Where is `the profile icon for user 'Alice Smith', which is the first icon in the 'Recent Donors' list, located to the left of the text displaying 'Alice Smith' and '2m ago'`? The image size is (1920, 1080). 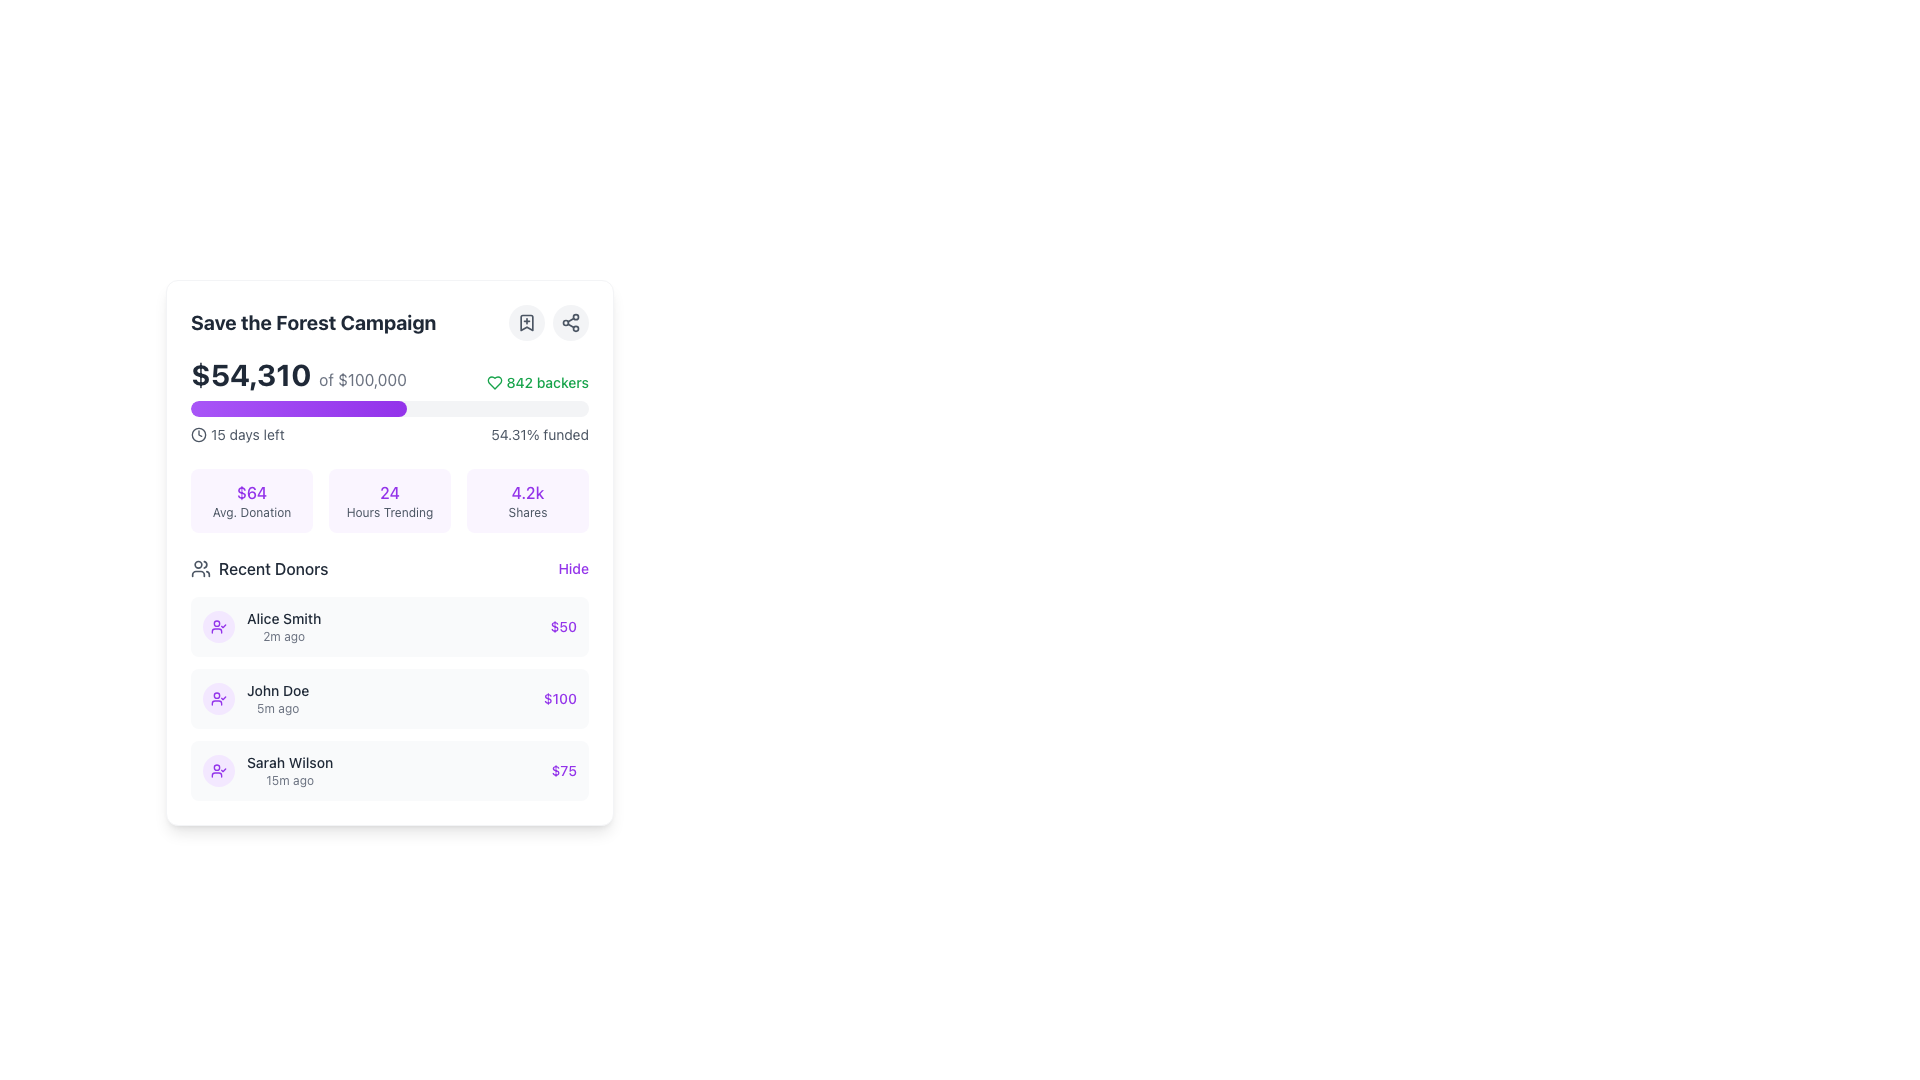 the profile icon for user 'Alice Smith', which is the first icon in the 'Recent Donors' list, located to the left of the text displaying 'Alice Smith' and '2m ago' is located at coordinates (219, 626).